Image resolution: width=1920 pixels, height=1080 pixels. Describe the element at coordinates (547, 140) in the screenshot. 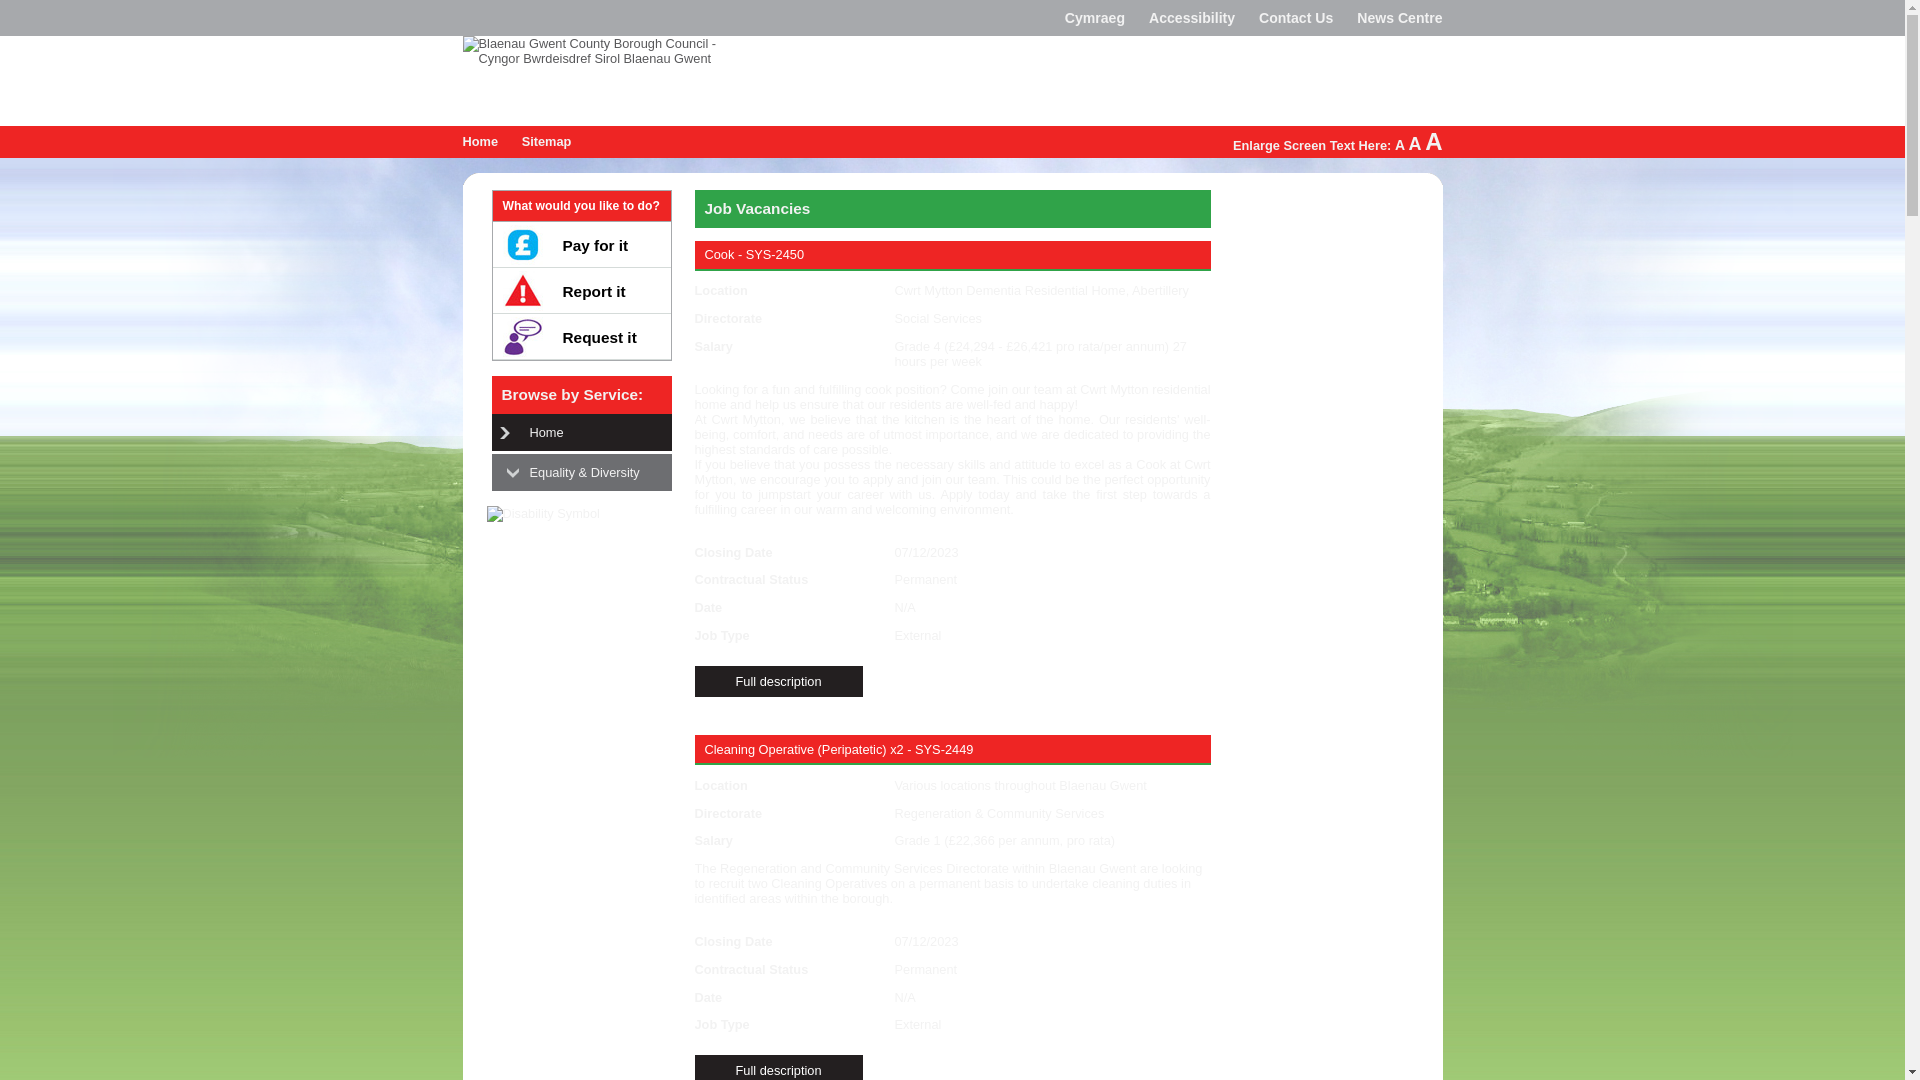

I see `'Sitemap'` at that location.